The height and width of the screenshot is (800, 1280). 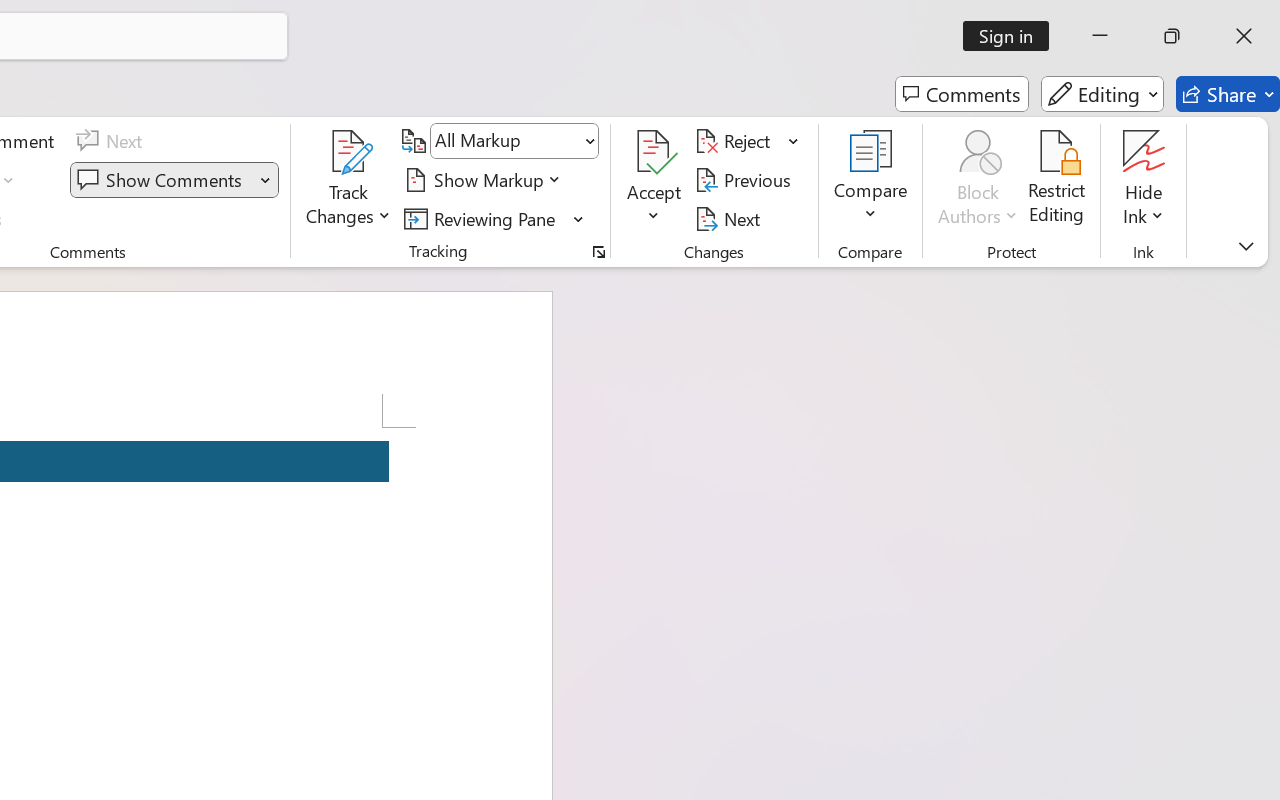 I want to click on 'Block Authors', so click(x=977, y=179).